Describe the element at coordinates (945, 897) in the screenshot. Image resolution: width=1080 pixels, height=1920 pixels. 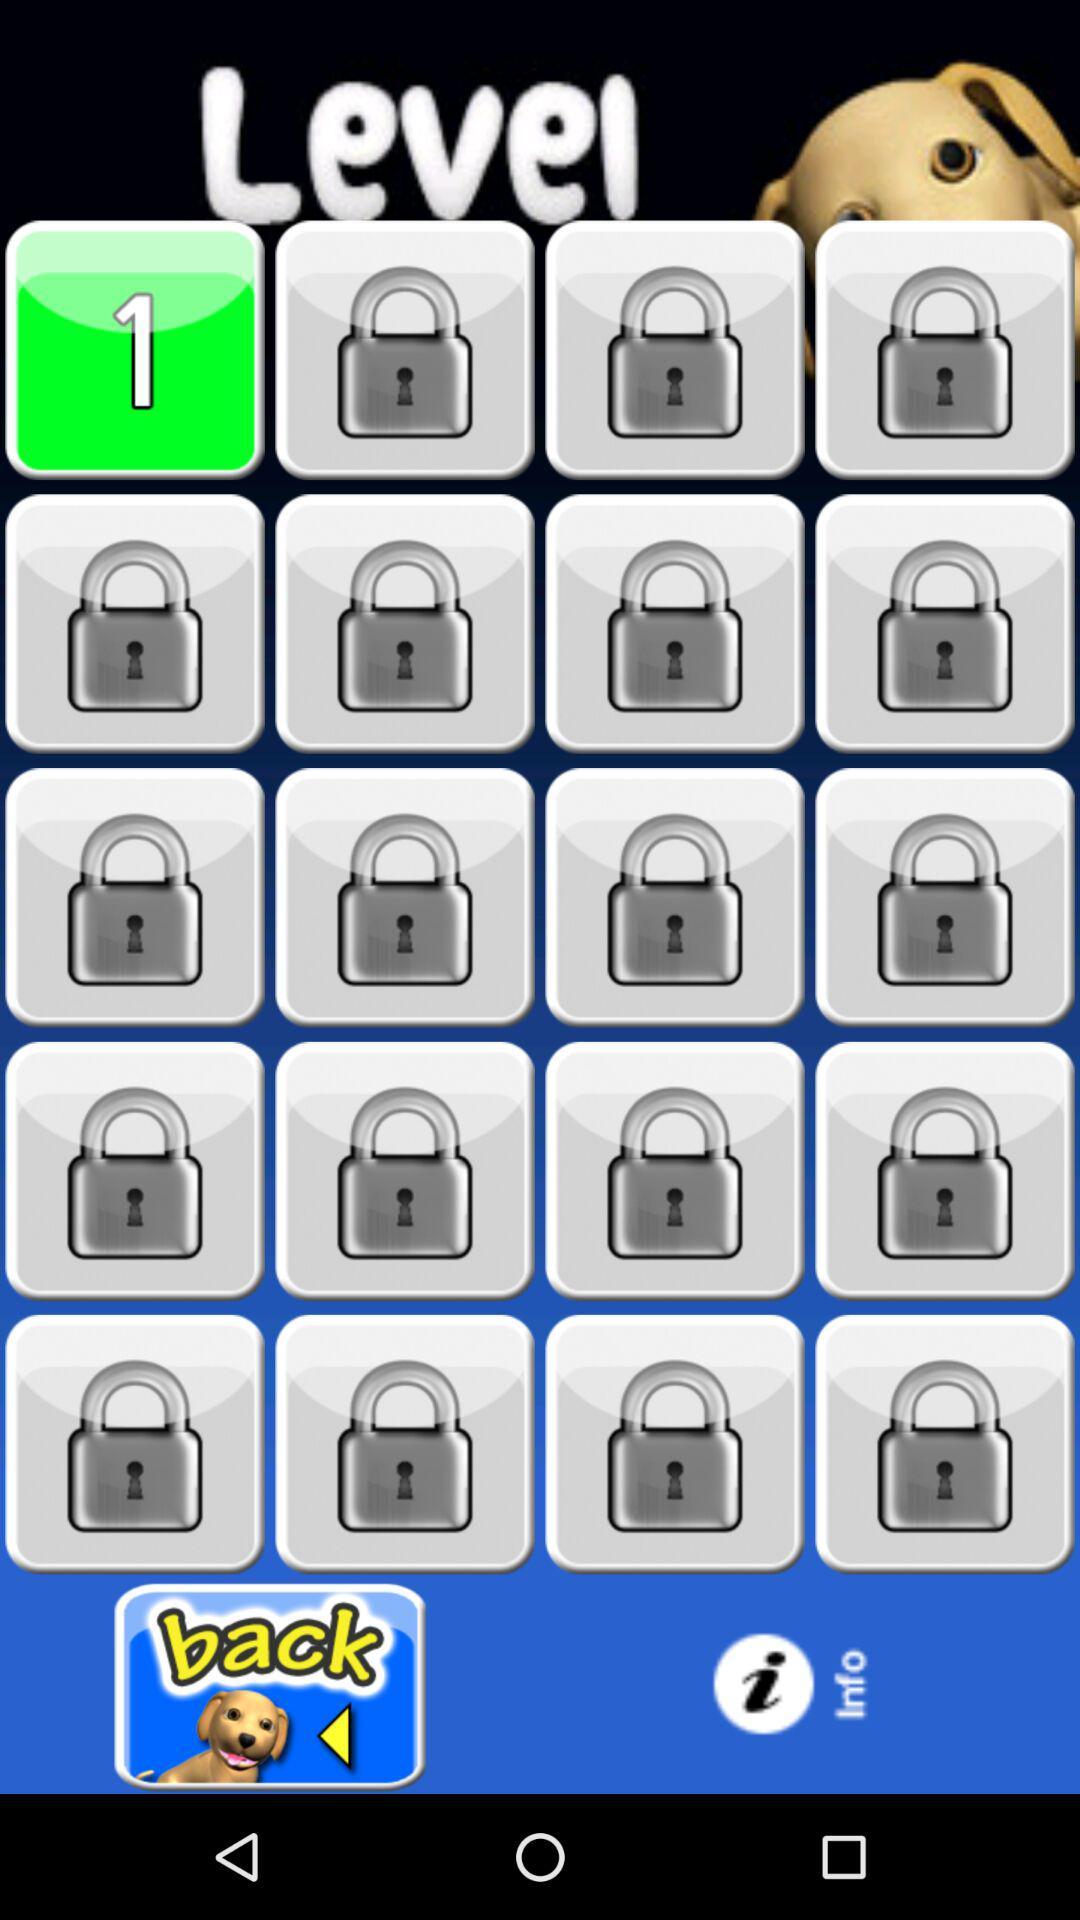
I see `level 12 currently locked` at that location.